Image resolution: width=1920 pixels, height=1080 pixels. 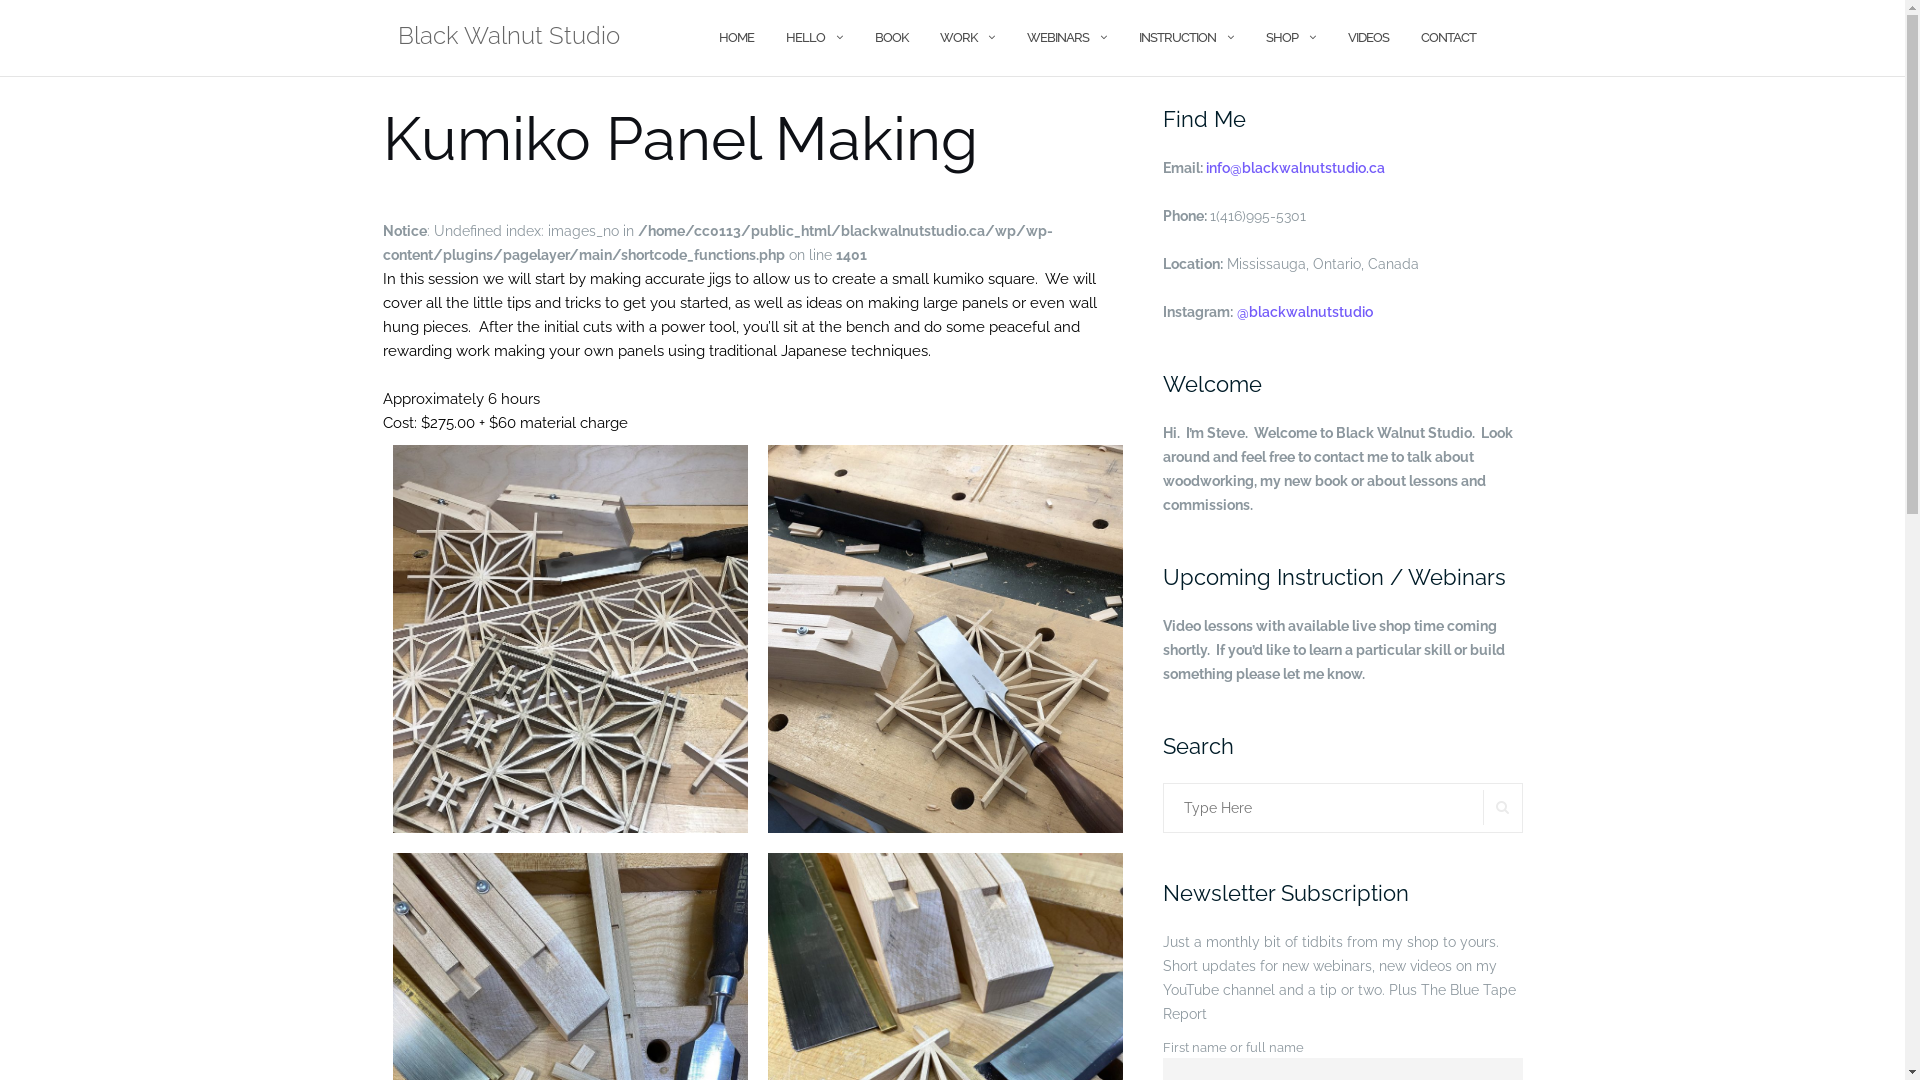 What do you see at coordinates (1055, 37) in the screenshot?
I see `'WEBINARS'` at bounding box center [1055, 37].